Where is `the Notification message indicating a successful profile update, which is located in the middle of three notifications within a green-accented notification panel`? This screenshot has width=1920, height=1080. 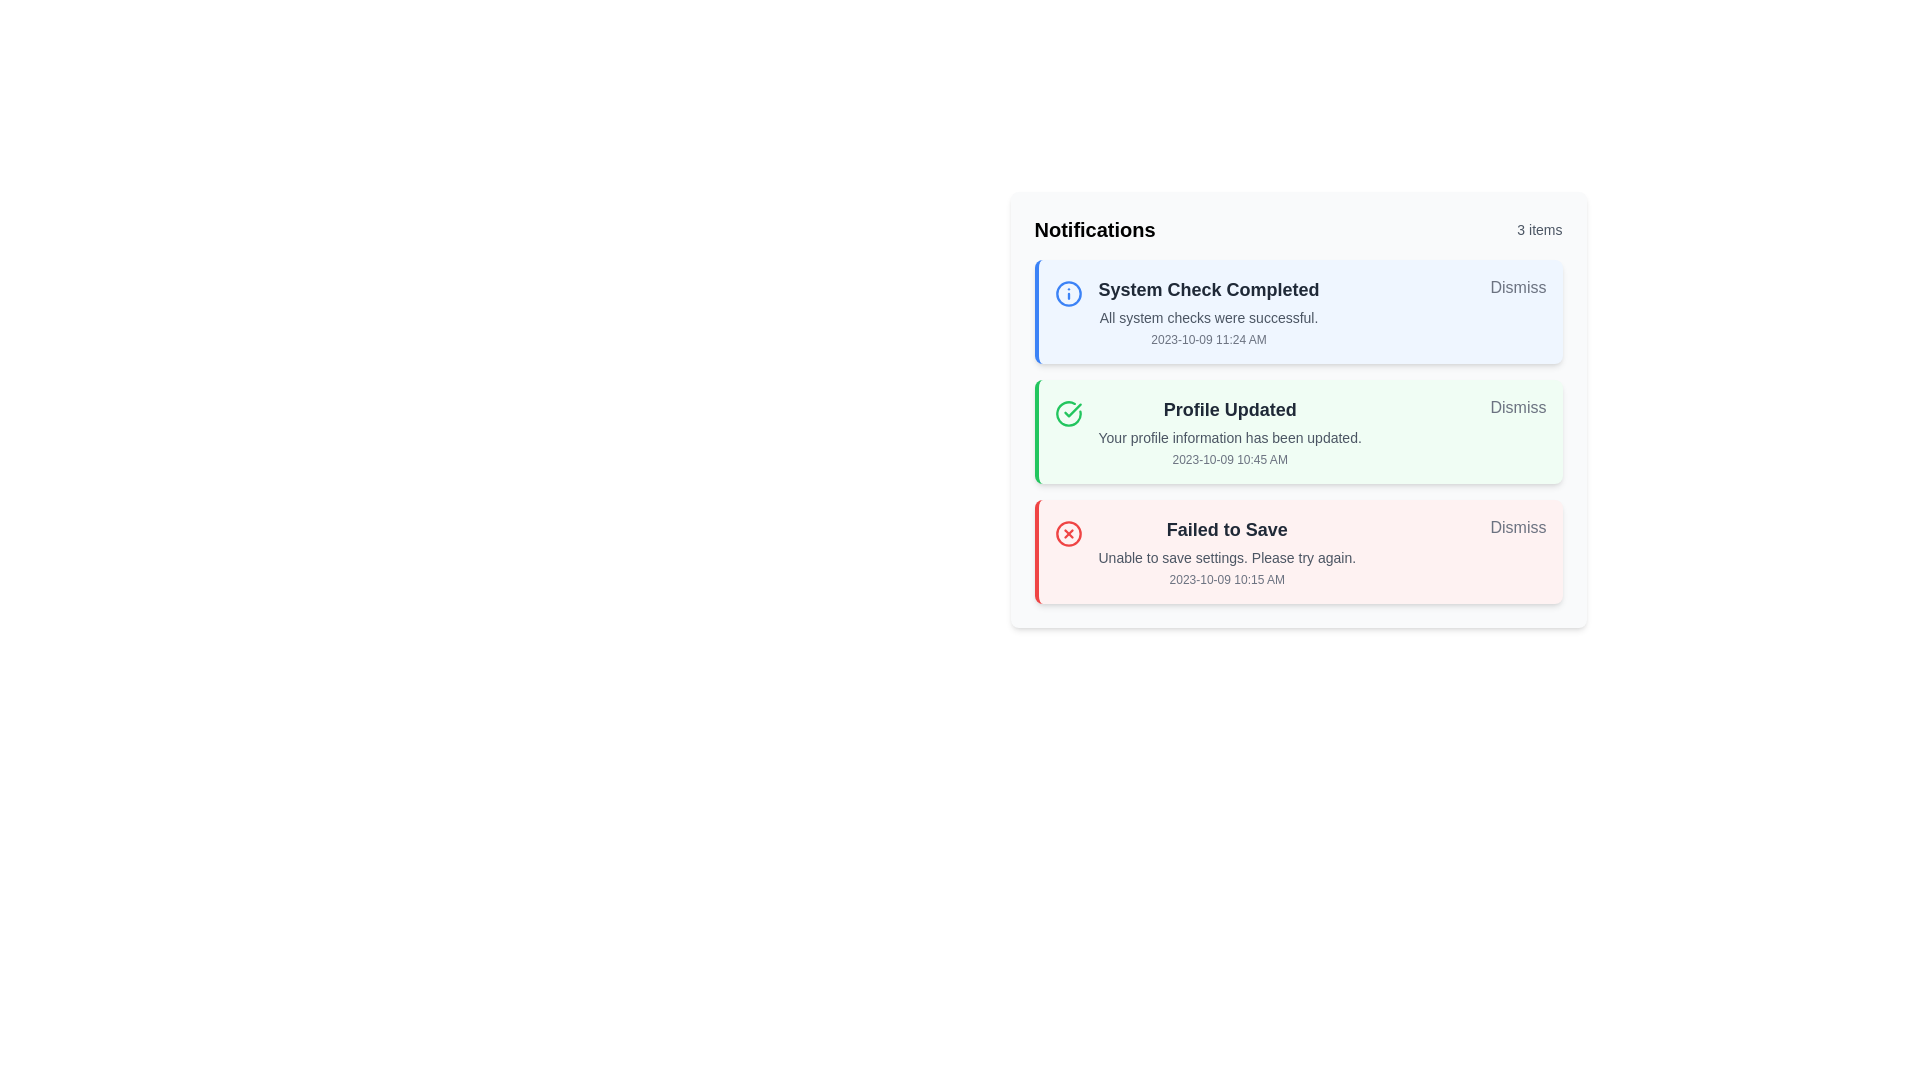
the Notification message indicating a successful profile update, which is located in the middle of three notifications within a green-accented notification panel is located at coordinates (1229, 431).